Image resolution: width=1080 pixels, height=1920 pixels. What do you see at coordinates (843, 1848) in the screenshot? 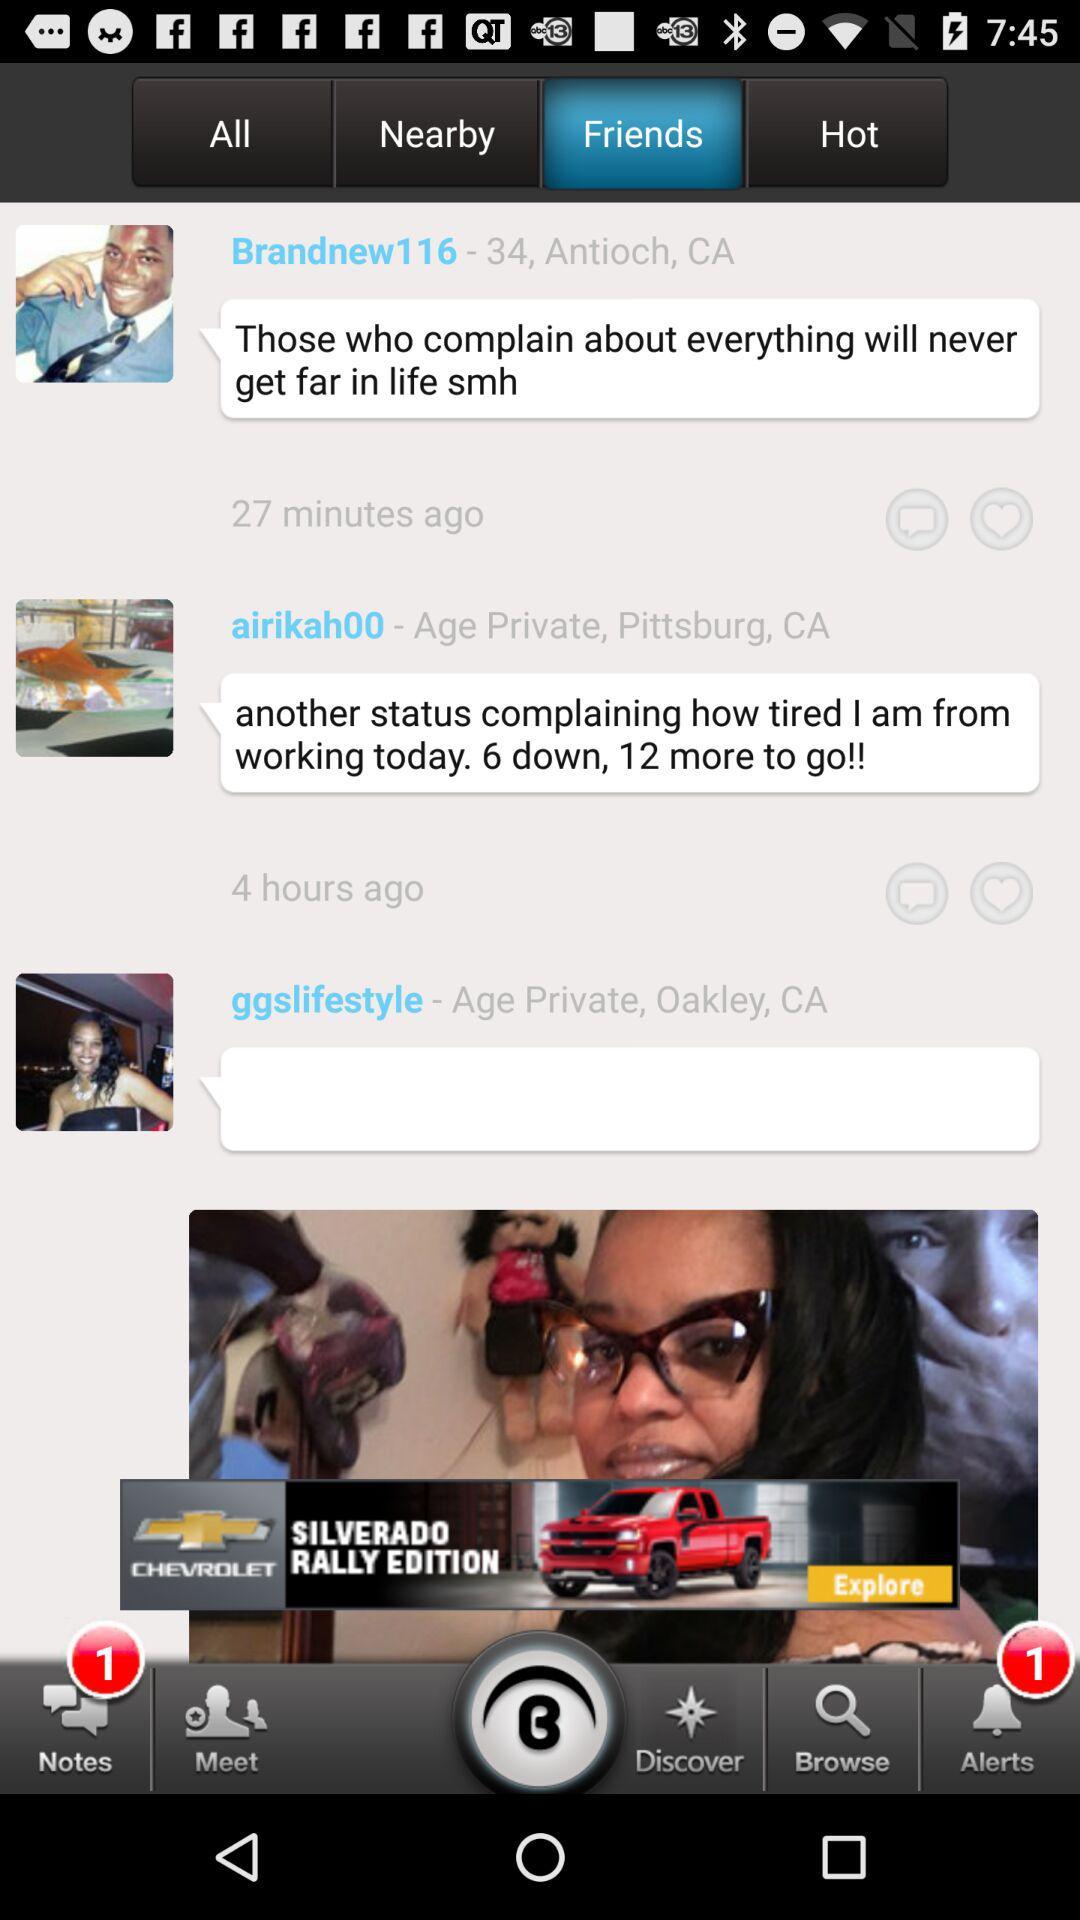
I see `the search icon` at bounding box center [843, 1848].